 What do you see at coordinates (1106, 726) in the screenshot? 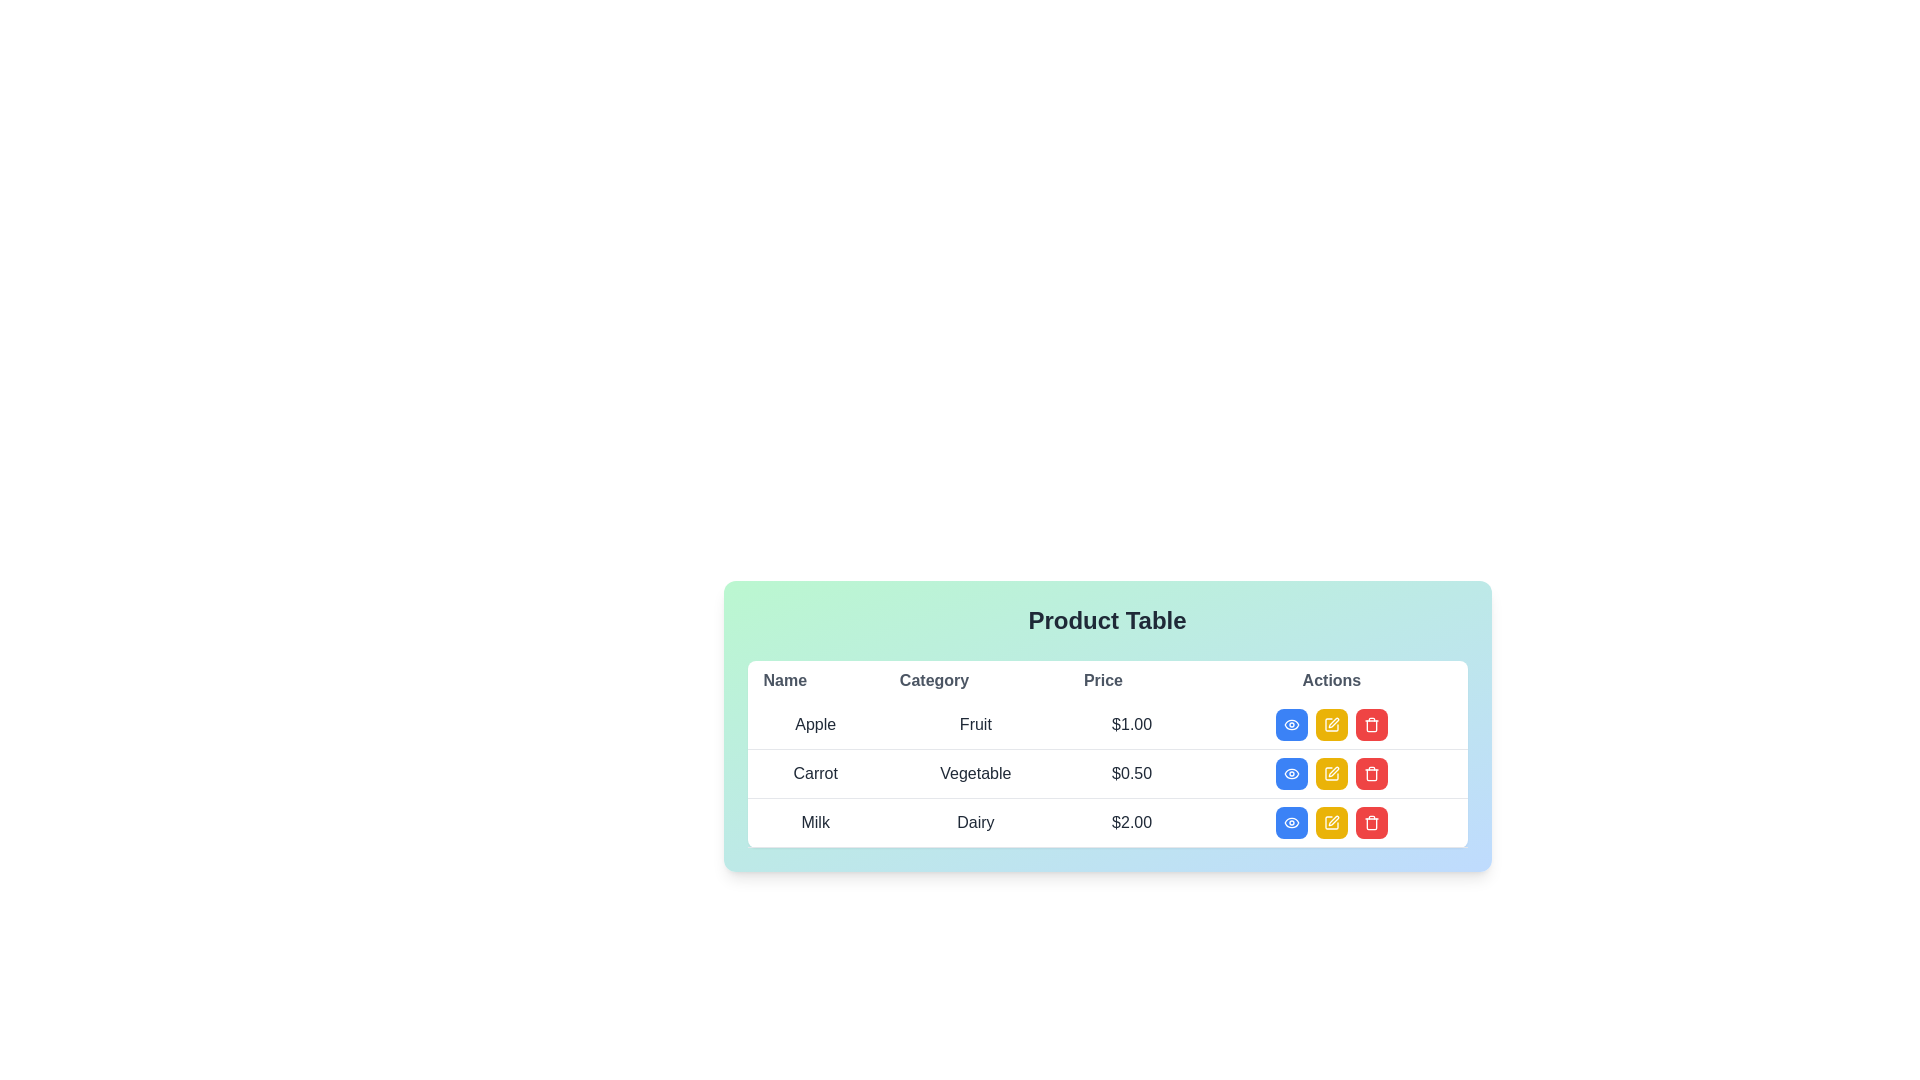
I see `the table cells in the 'Product Table', which contains headings such as 'Name', 'Category', 'Price', and 'Actions'` at bounding box center [1106, 726].